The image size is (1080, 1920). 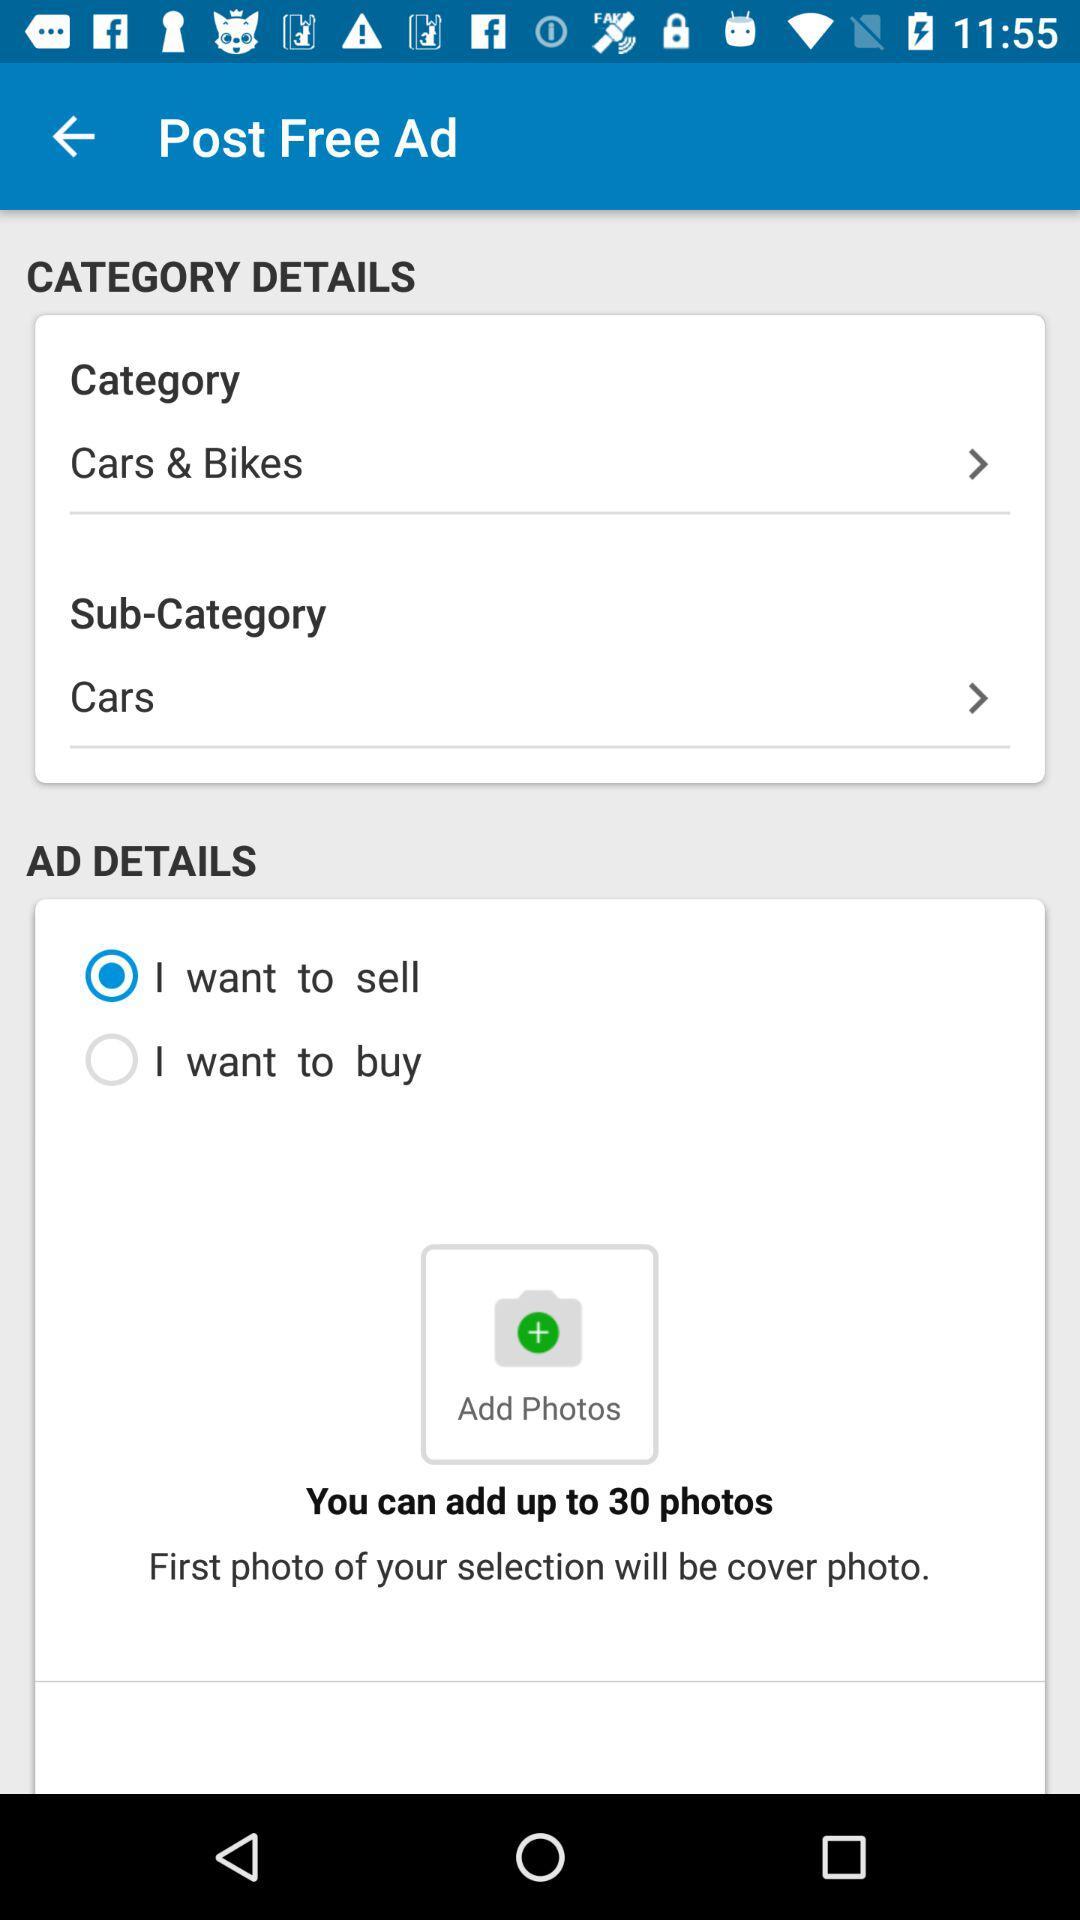 I want to click on the item next to post free ad icon, so click(x=72, y=135).